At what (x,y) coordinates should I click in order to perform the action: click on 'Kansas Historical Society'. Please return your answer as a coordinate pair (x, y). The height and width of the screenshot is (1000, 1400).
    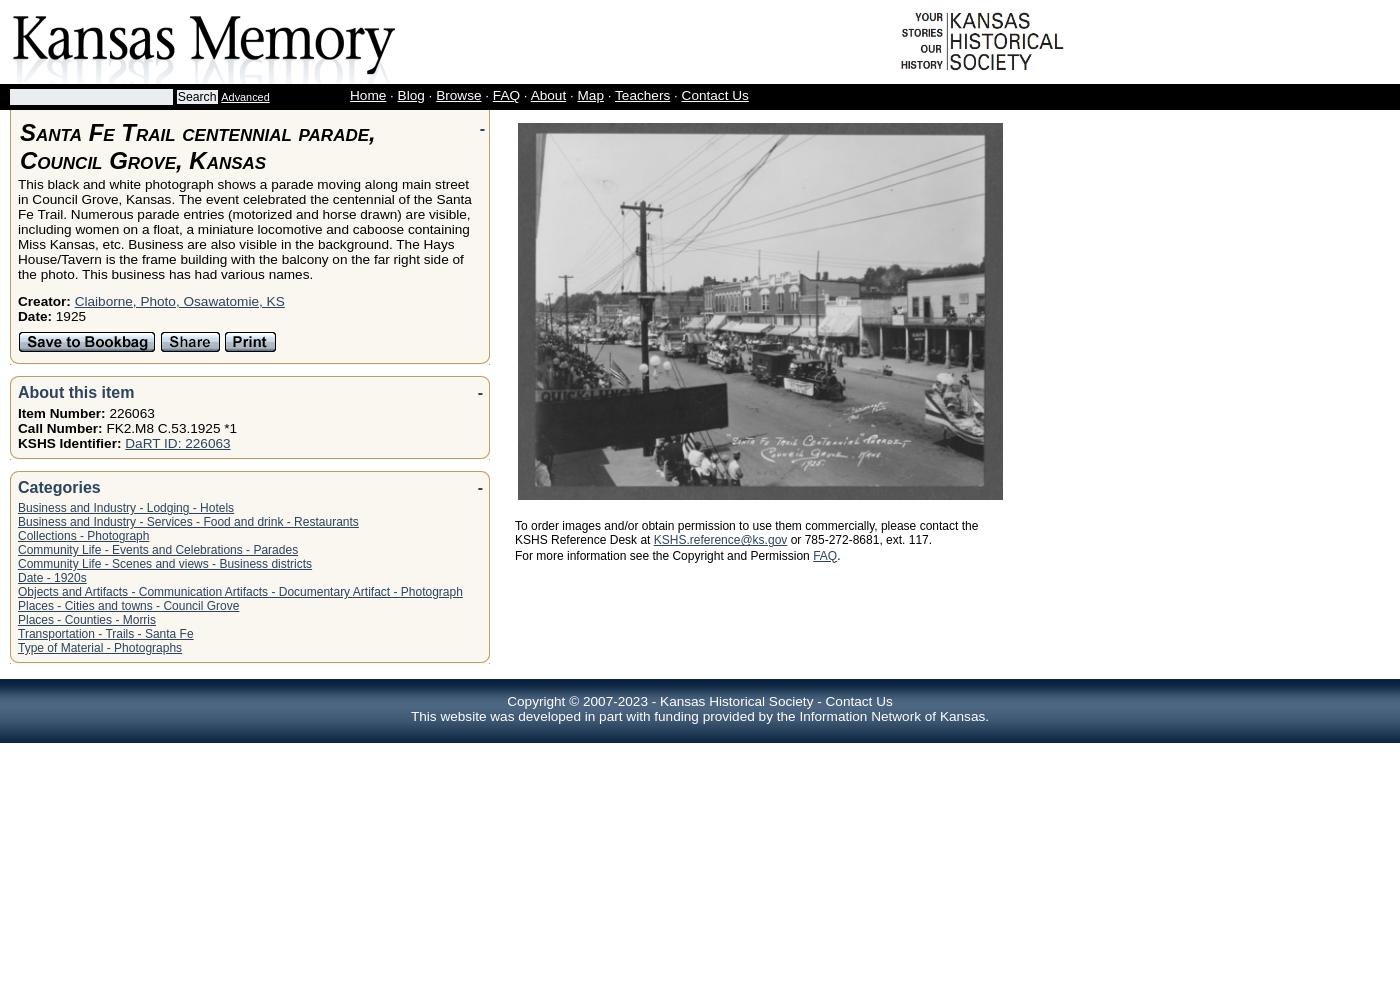
    Looking at the image, I should click on (736, 700).